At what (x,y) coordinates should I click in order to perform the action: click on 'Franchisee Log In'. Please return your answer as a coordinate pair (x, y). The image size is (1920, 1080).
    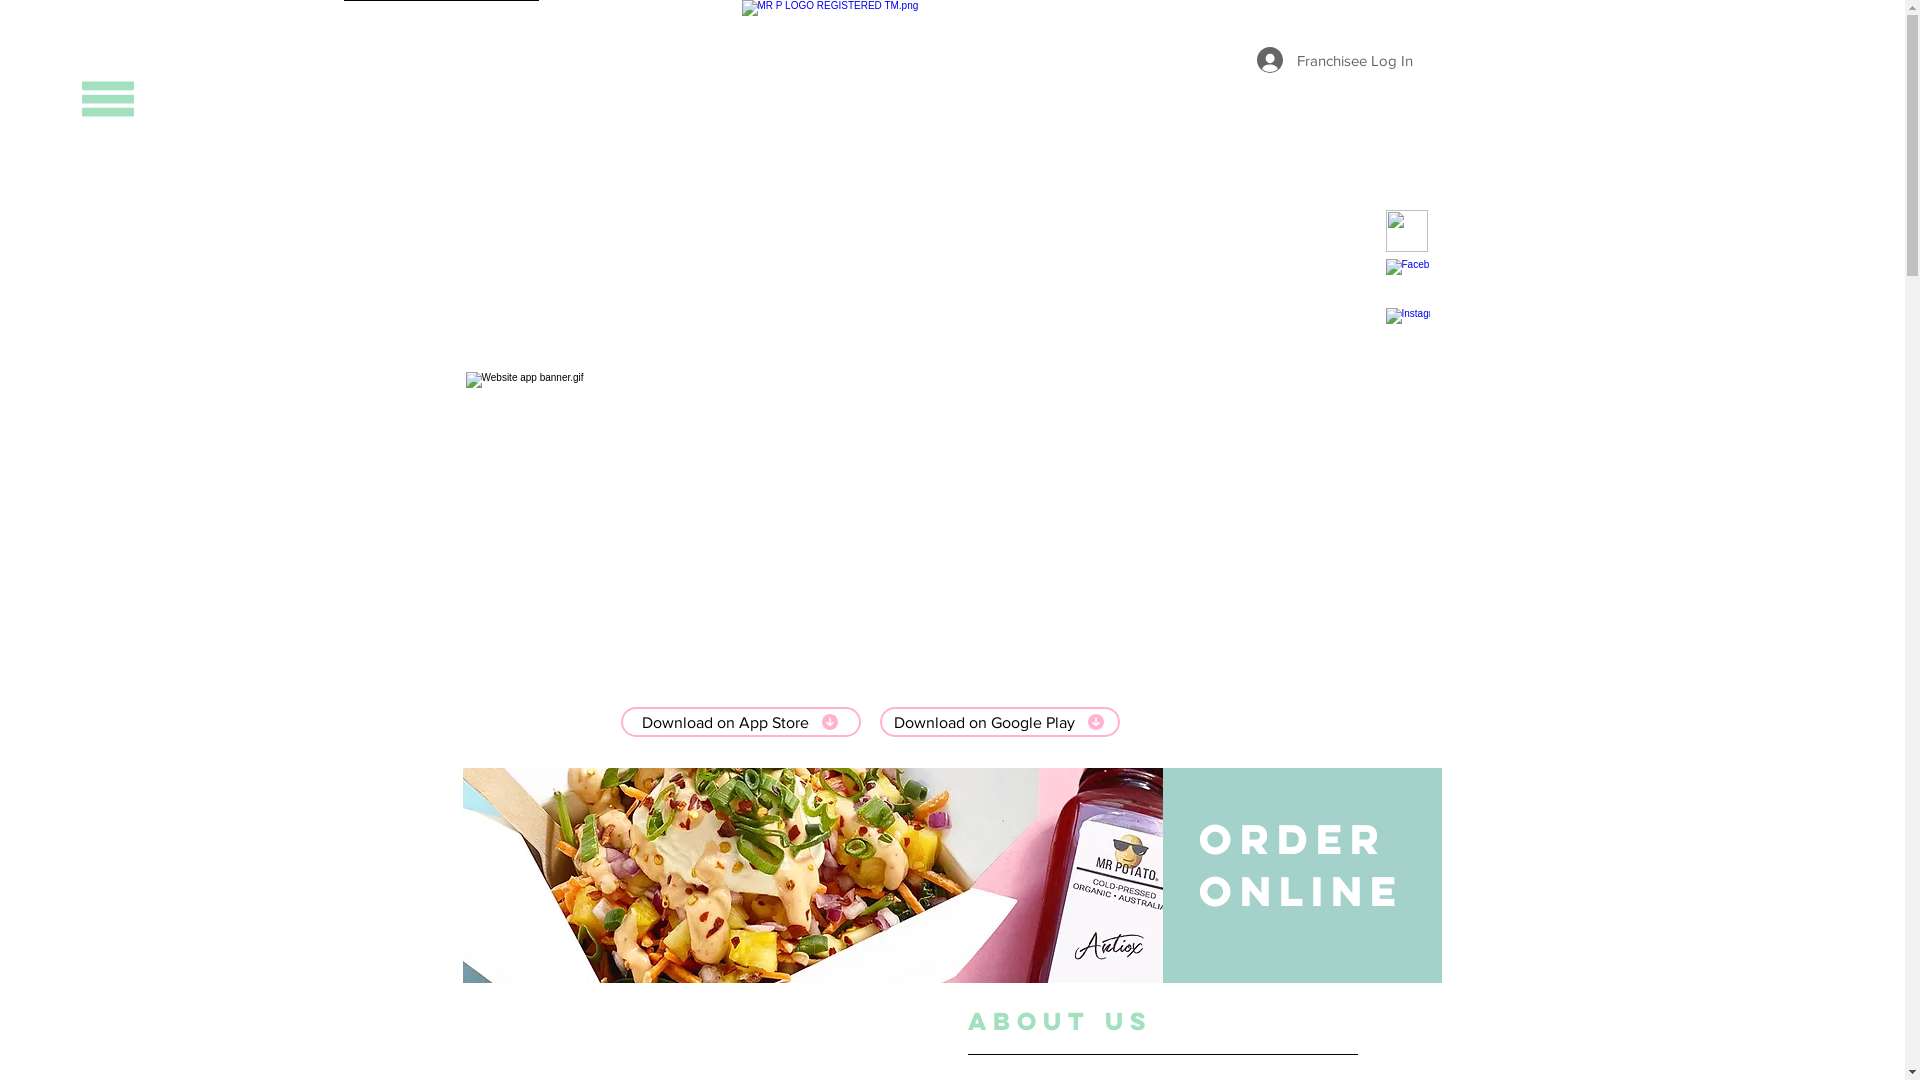
    Looking at the image, I should click on (1241, 59).